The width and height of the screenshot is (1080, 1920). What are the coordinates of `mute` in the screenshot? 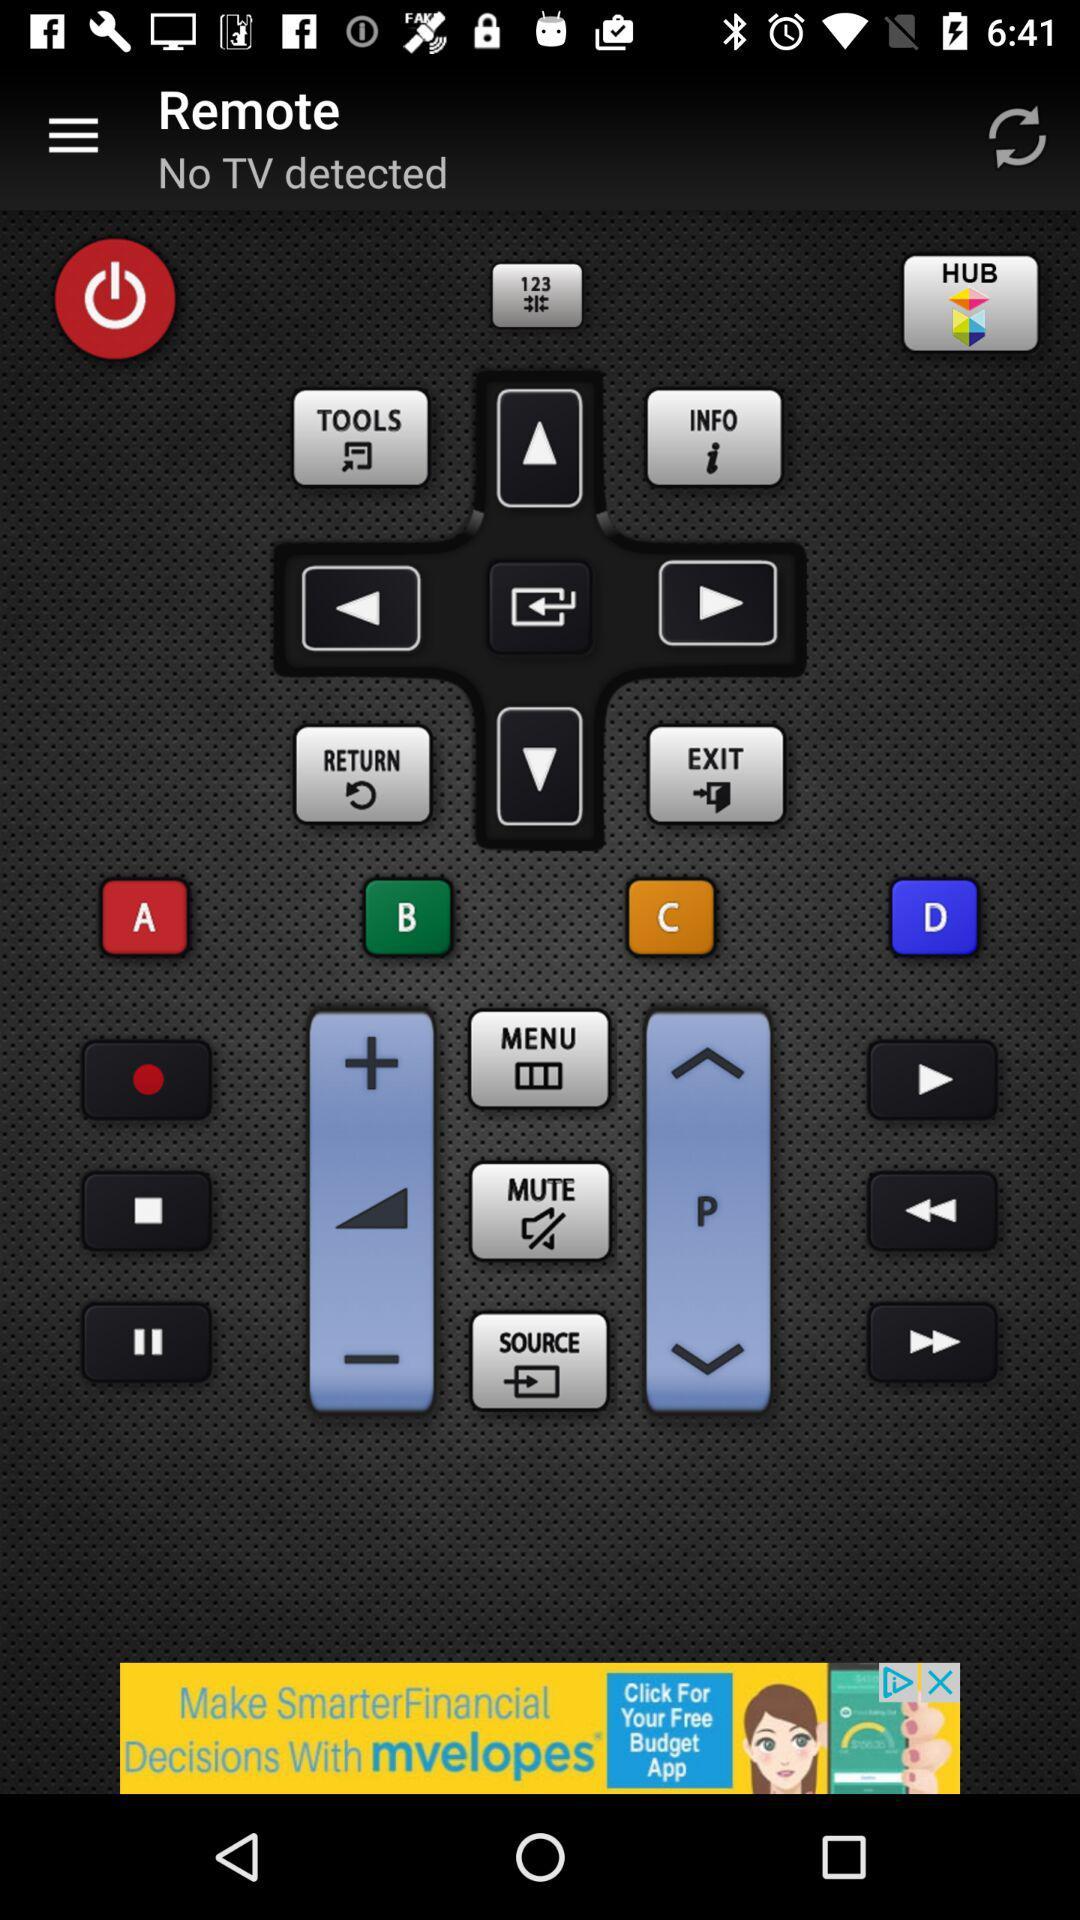 It's located at (540, 1210).